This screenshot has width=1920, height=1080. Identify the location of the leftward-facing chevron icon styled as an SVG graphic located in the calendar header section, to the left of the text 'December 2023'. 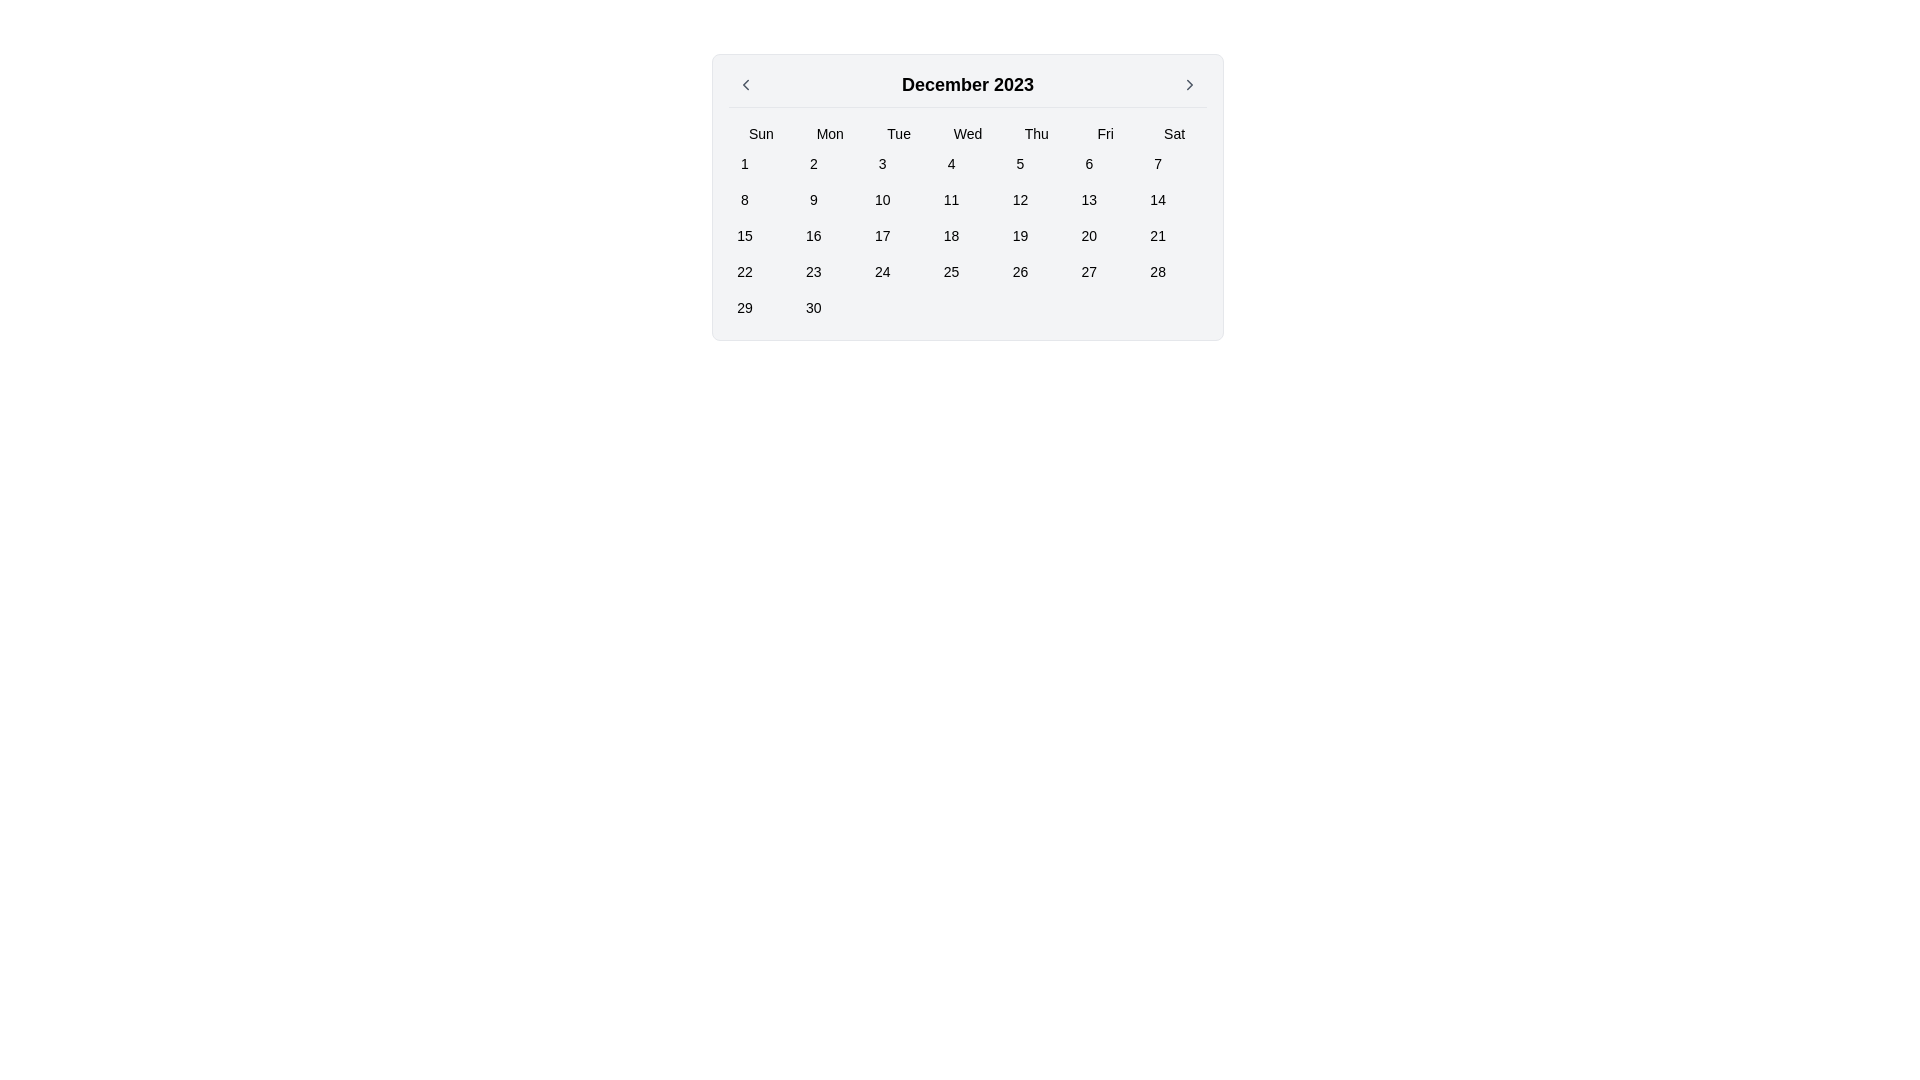
(744, 83).